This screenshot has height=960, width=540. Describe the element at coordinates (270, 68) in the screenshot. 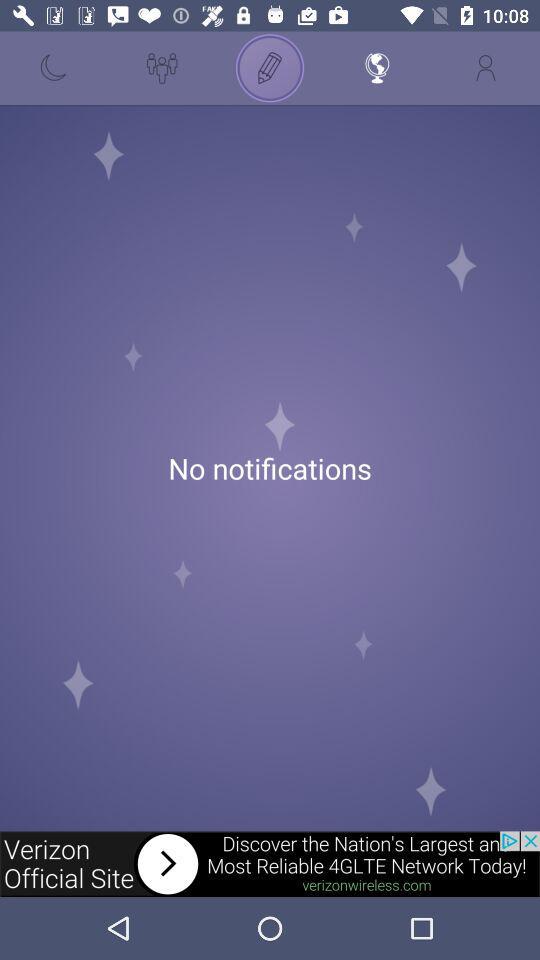

I see `discuss` at that location.